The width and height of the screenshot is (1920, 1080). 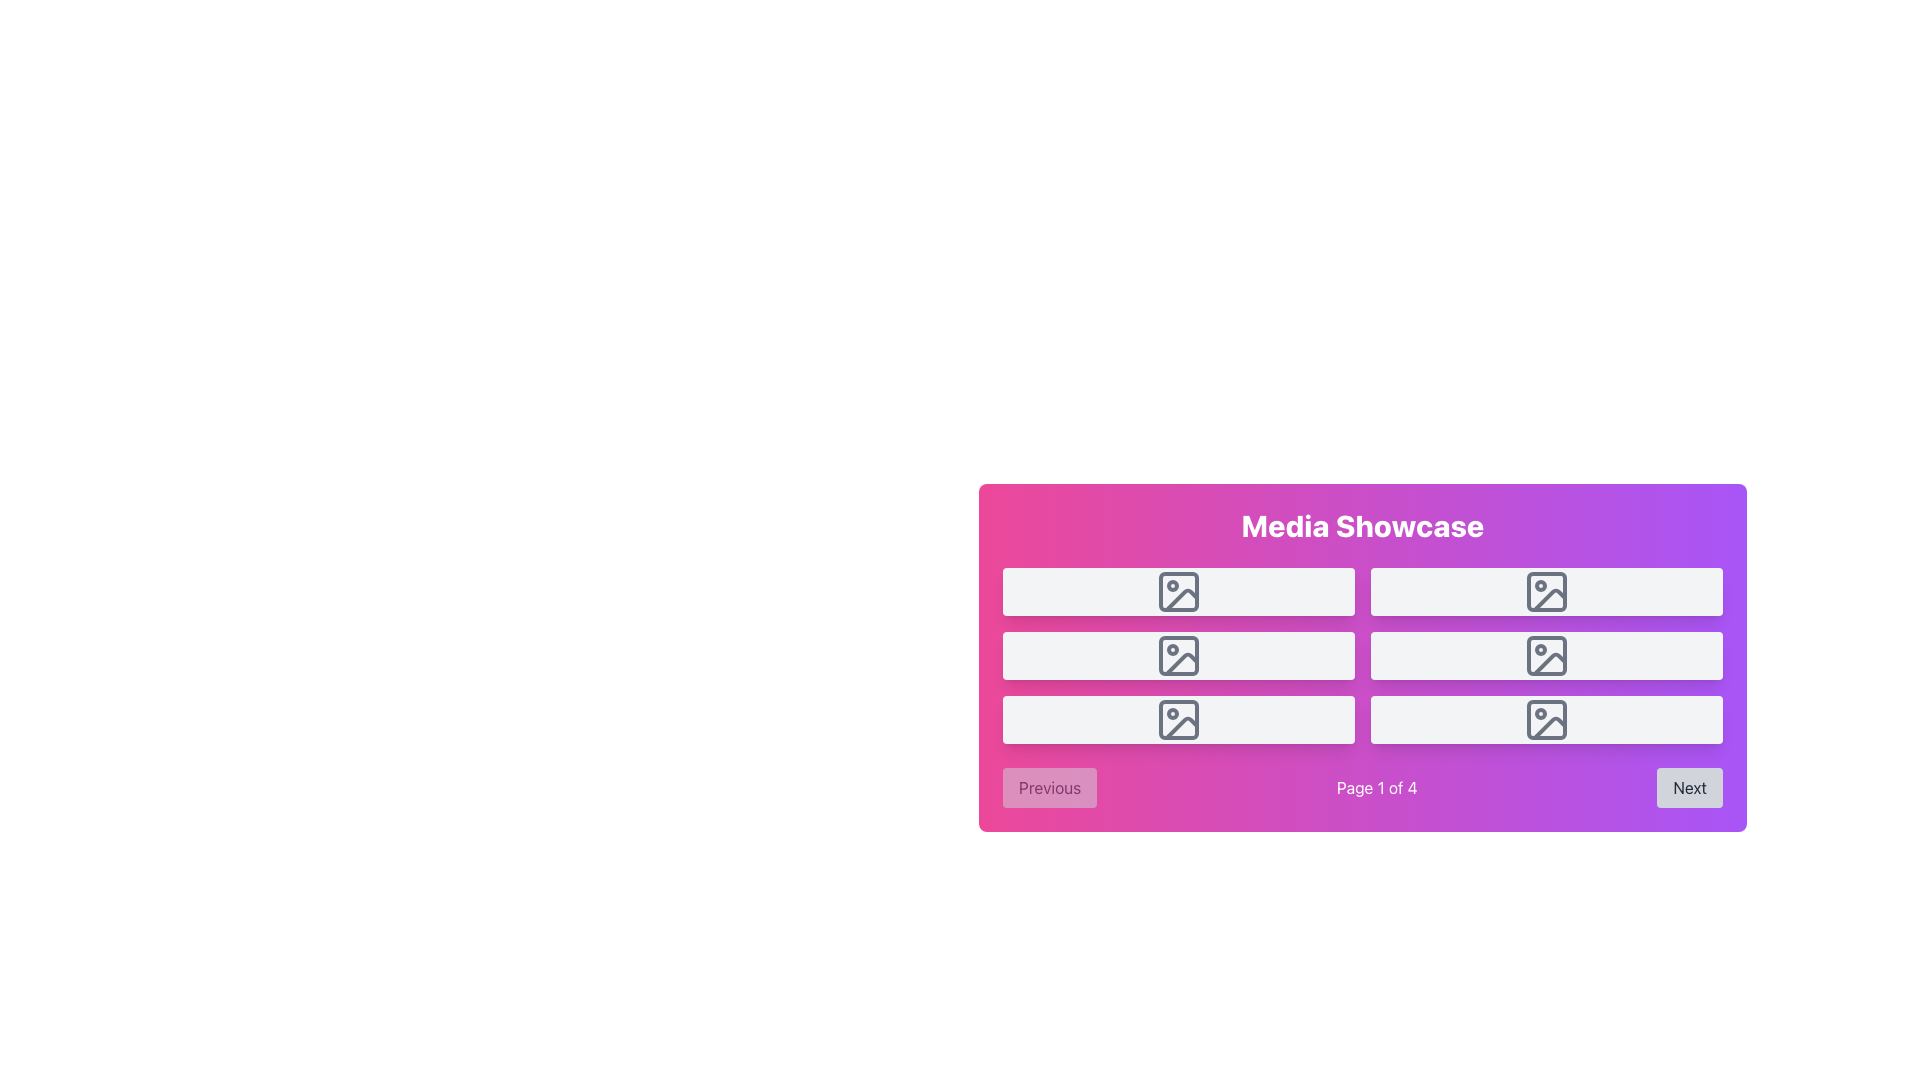 What do you see at coordinates (1545, 720) in the screenshot?
I see `the square-shaped icon representing an image placeholder, which is centrally located in the last cell of the third row in a 3x2 grid of icon placeholders in a media showcase interface` at bounding box center [1545, 720].